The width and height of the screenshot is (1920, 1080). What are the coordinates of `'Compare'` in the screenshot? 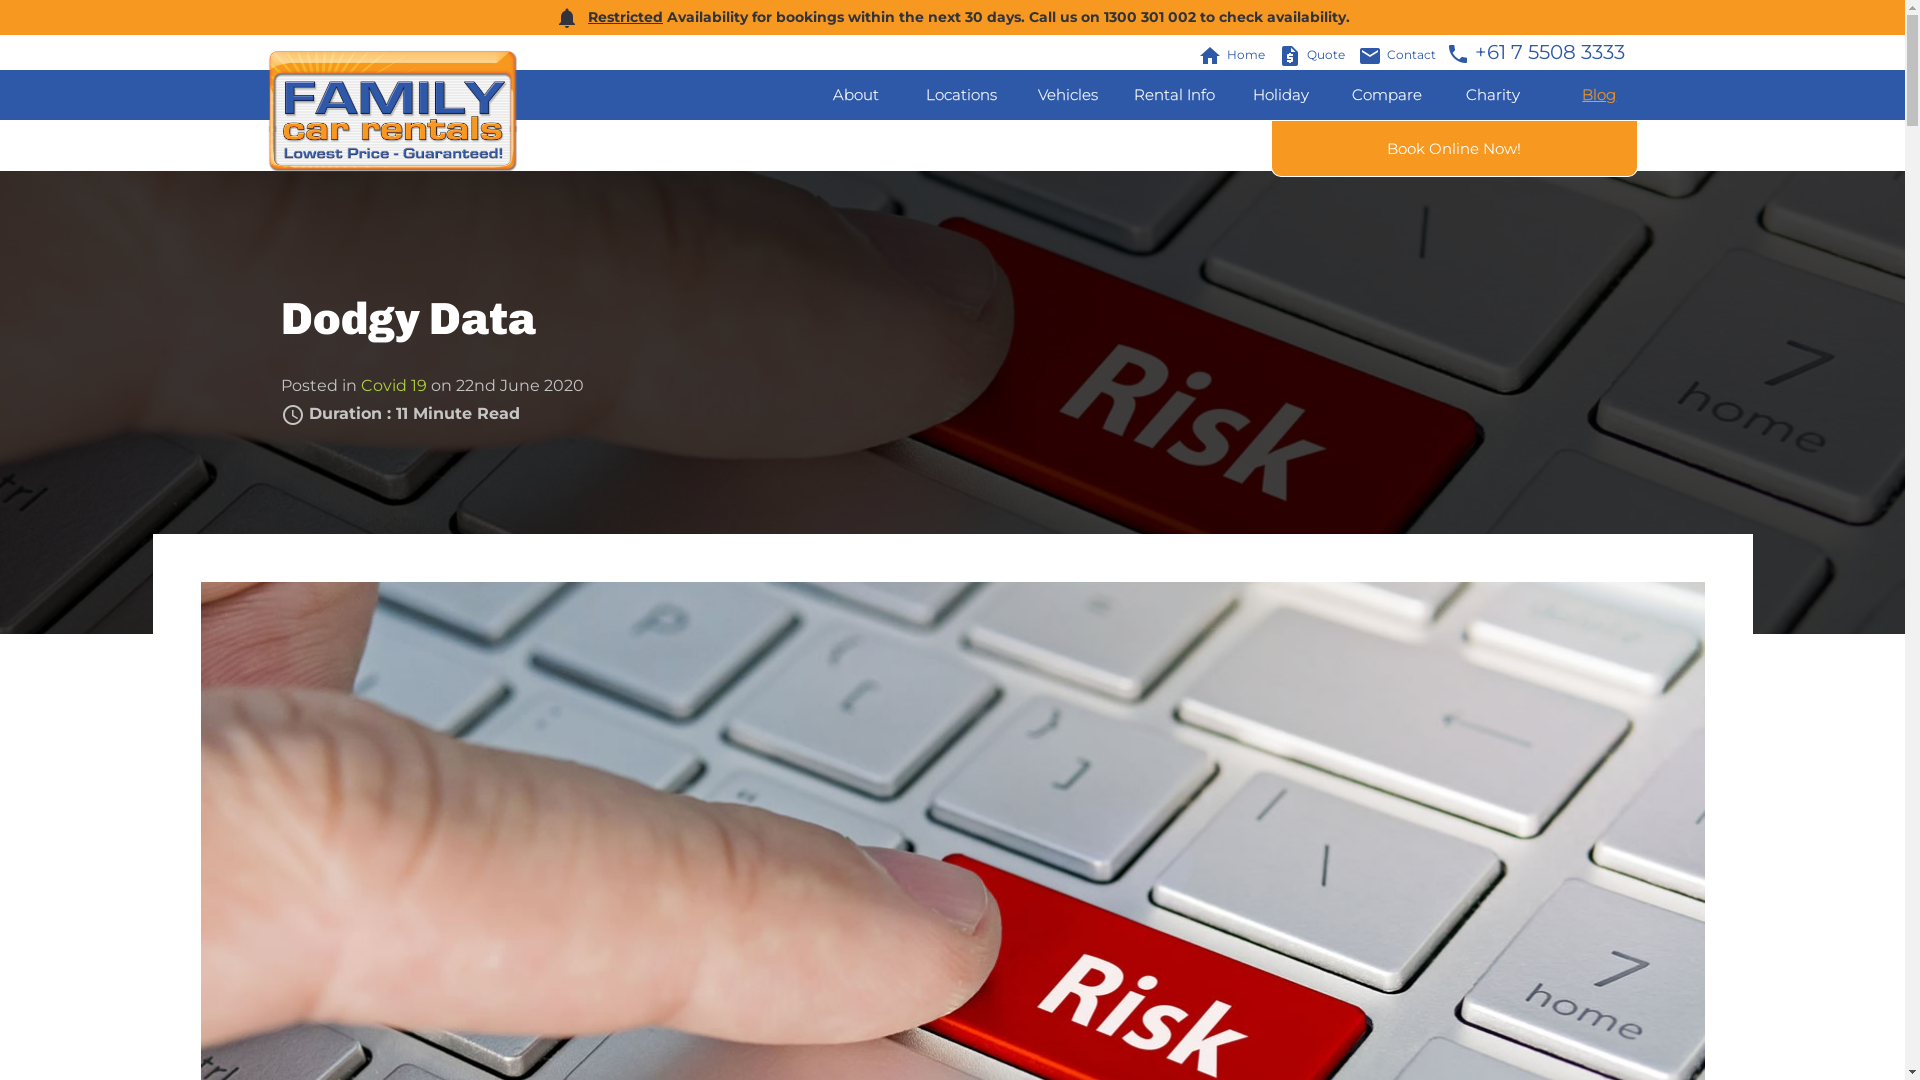 It's located at (1386, 95).